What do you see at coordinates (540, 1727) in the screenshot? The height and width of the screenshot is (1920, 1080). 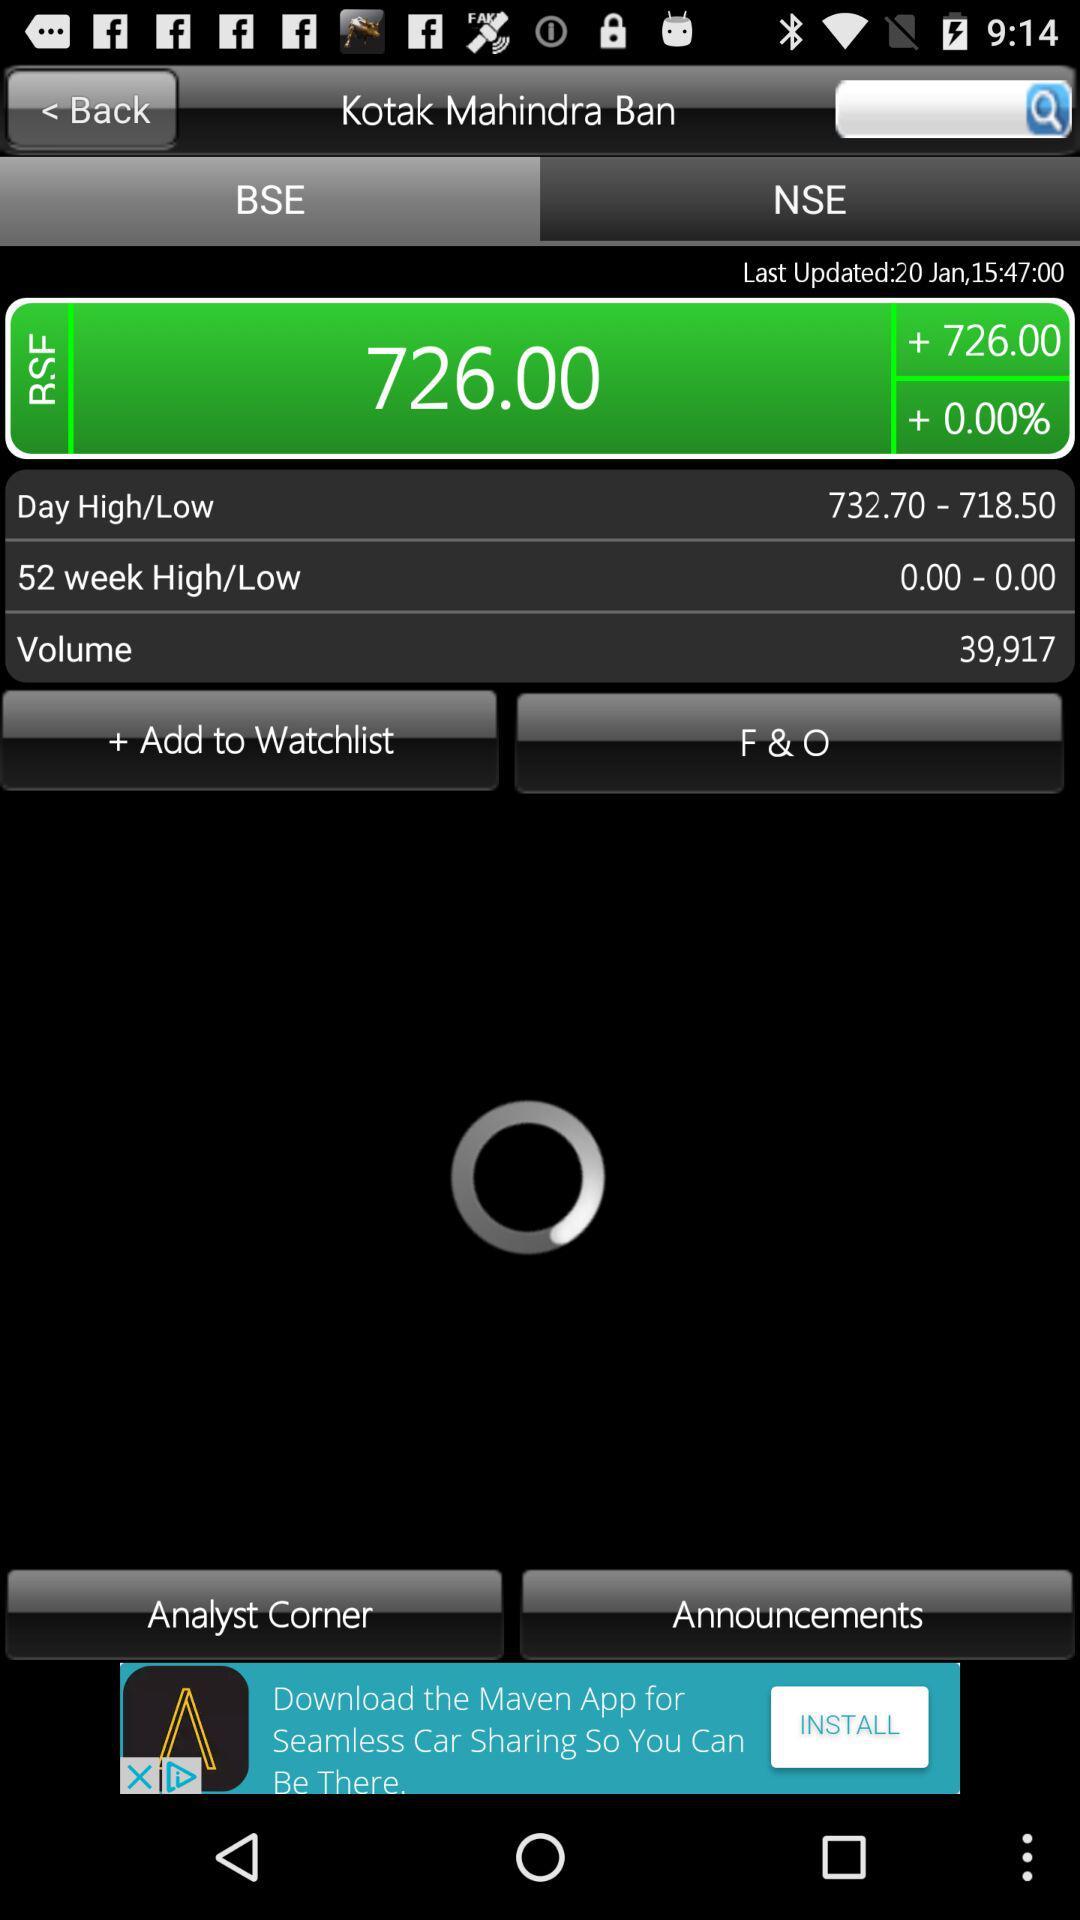 I see `image` at bounding box center [540, 1727].